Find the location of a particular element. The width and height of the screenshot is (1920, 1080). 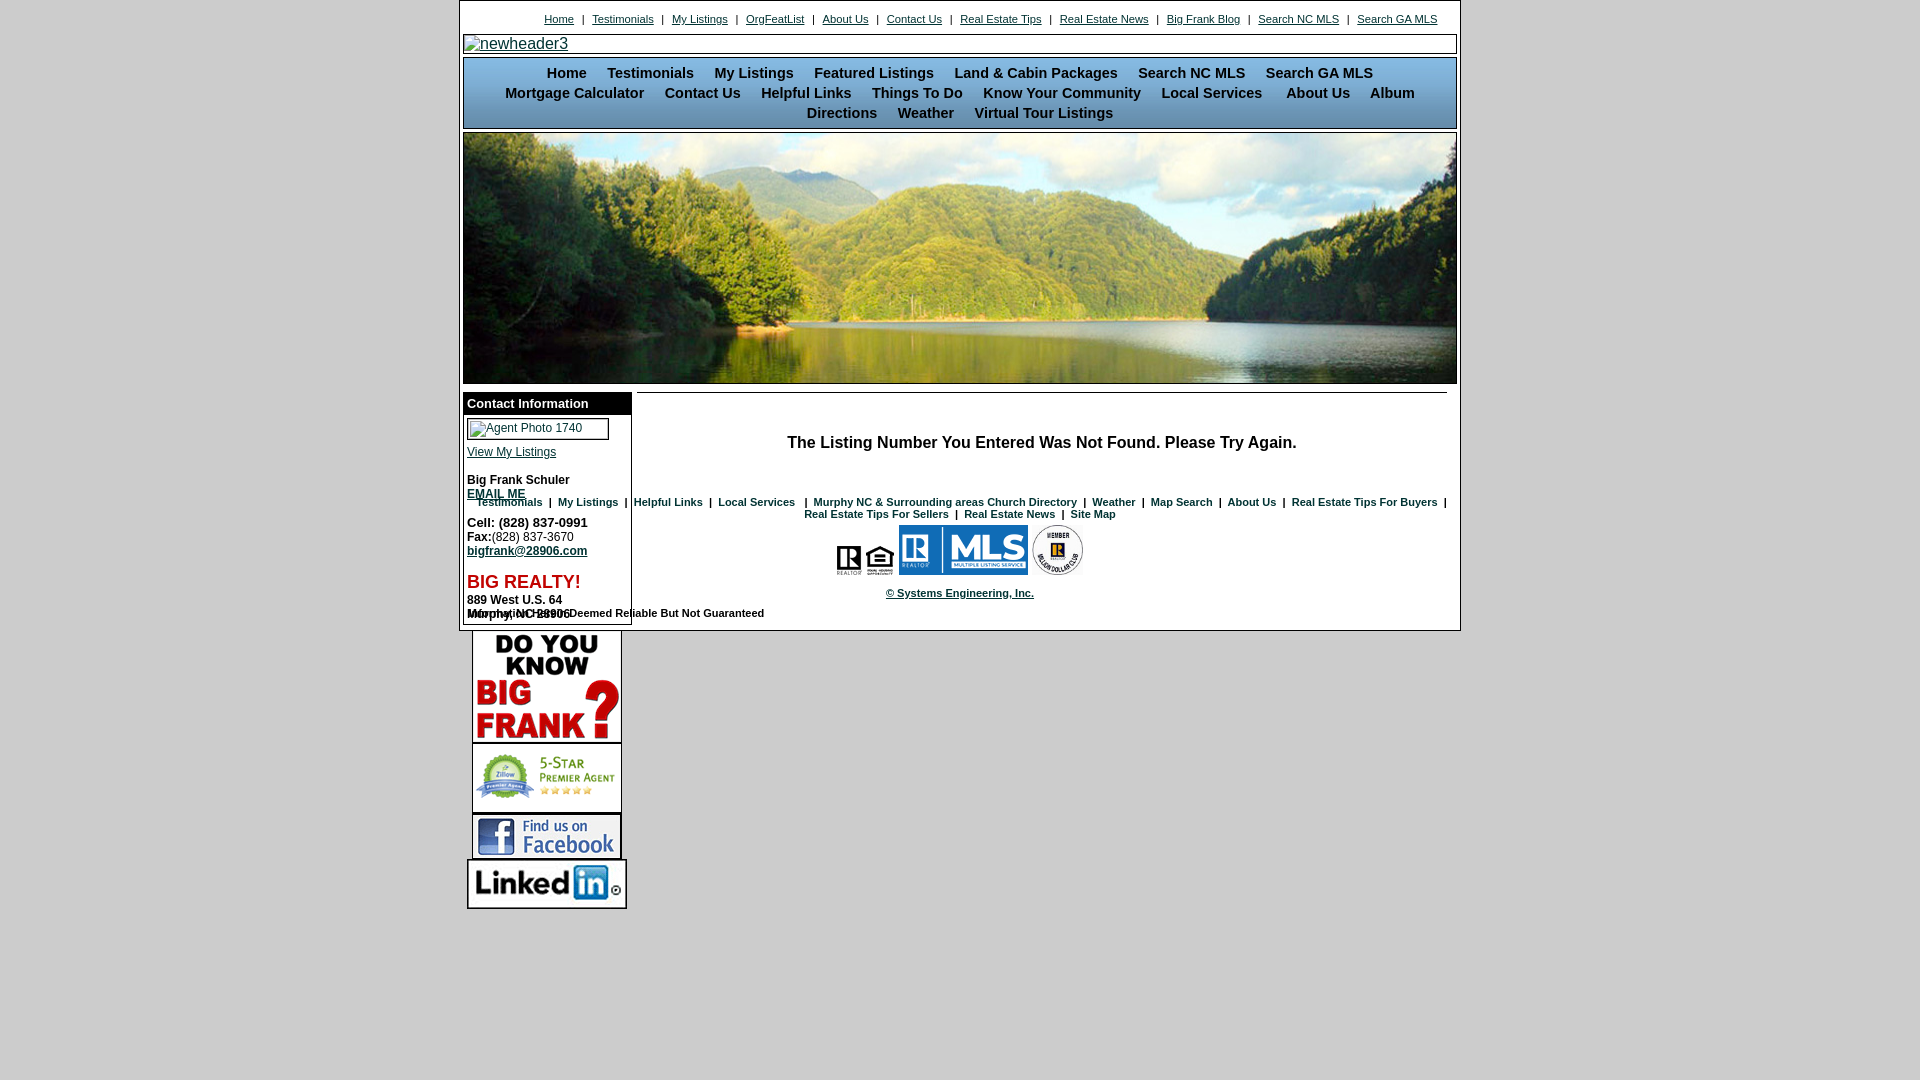

'My Listings' is located at coordinates (753, 72).